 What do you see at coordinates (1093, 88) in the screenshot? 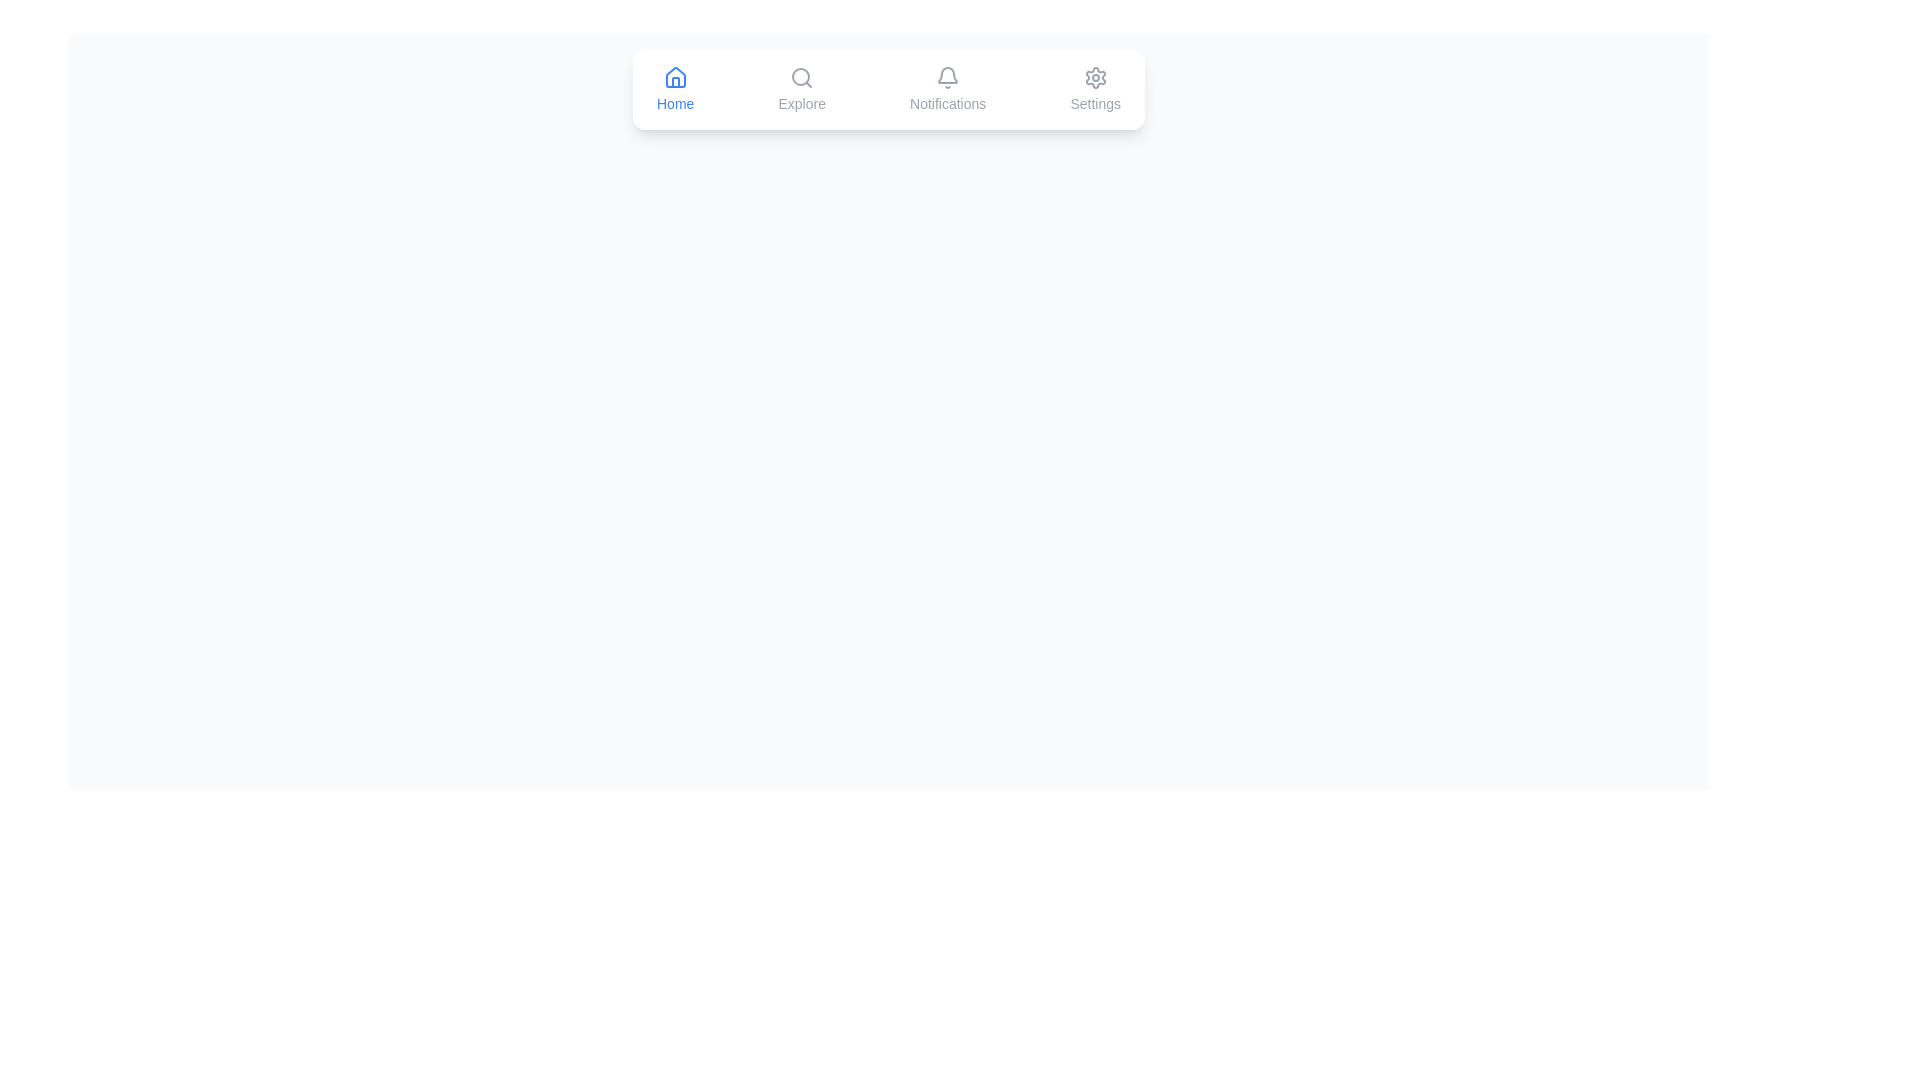
I see `the tab labeled Settings` at bounding box center [1093, 88].